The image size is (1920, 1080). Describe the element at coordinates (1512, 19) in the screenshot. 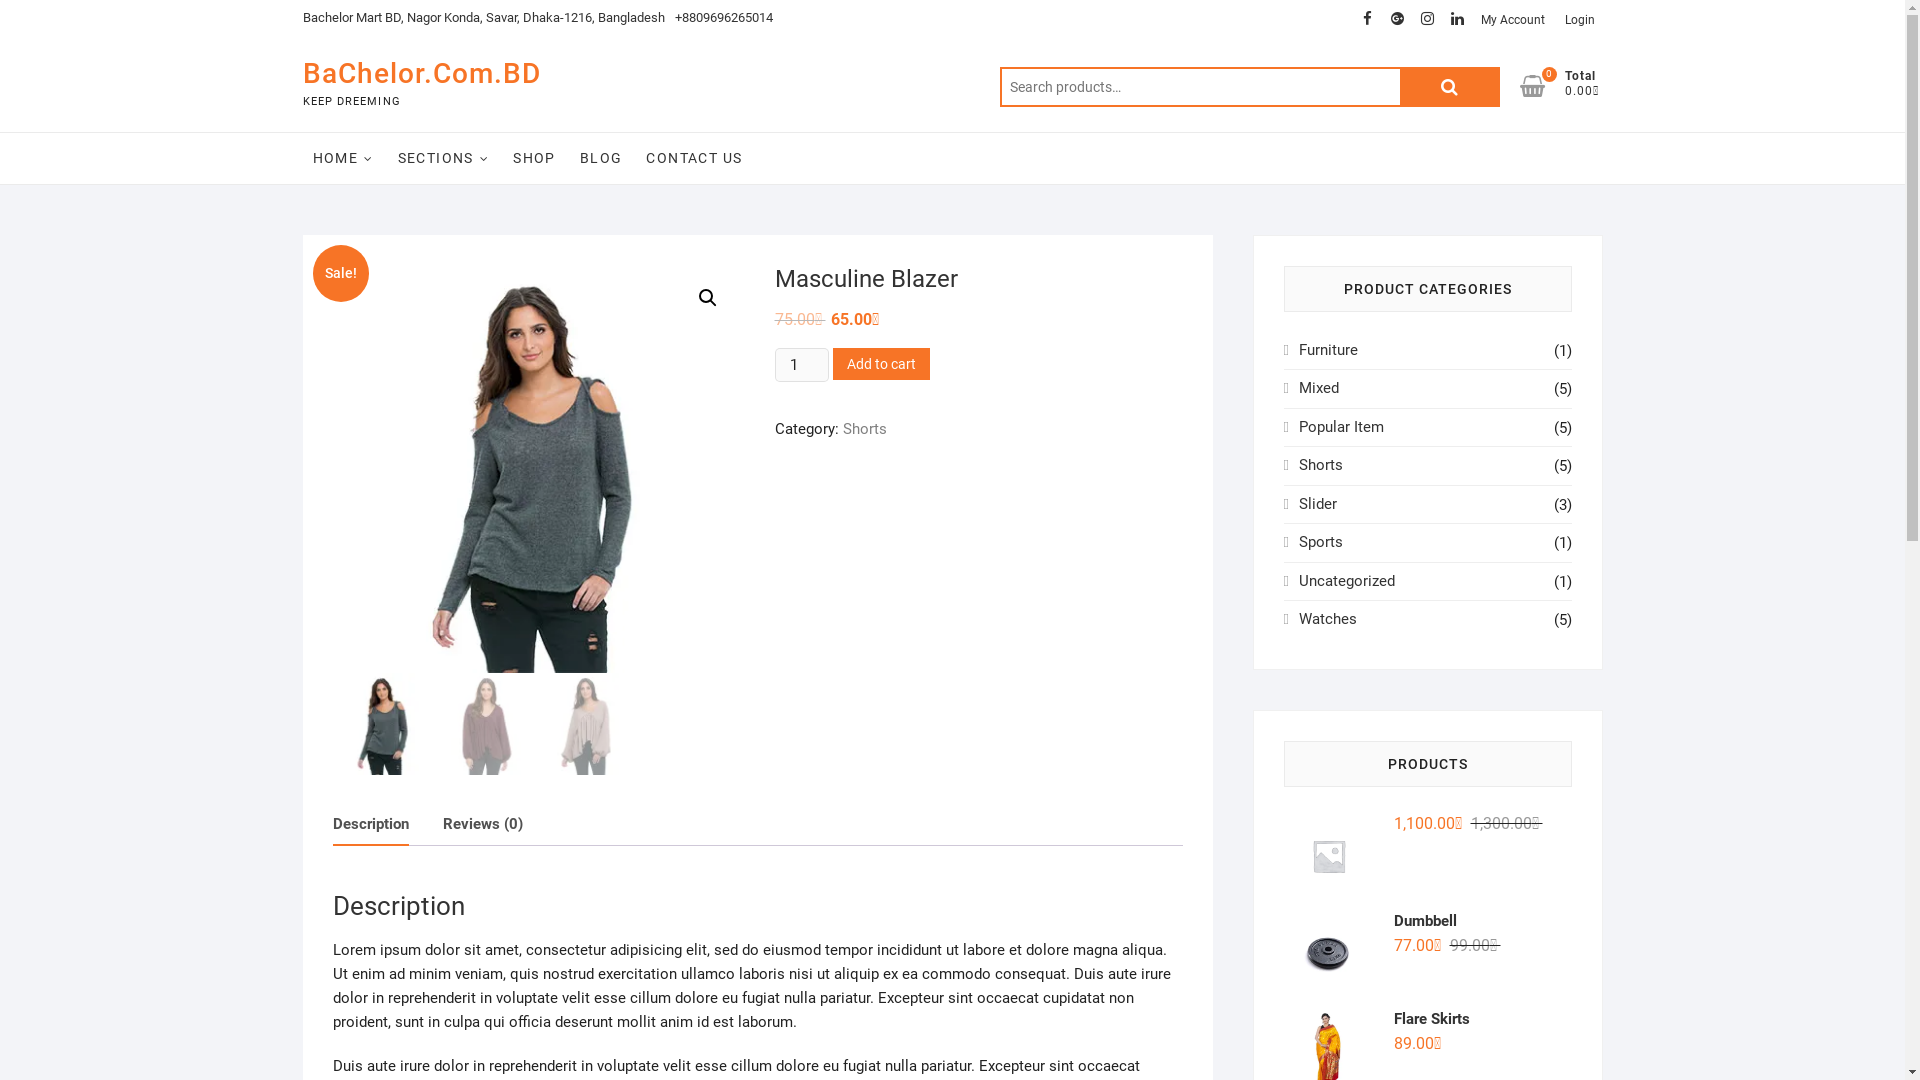

I see `'My Account'` at that location.